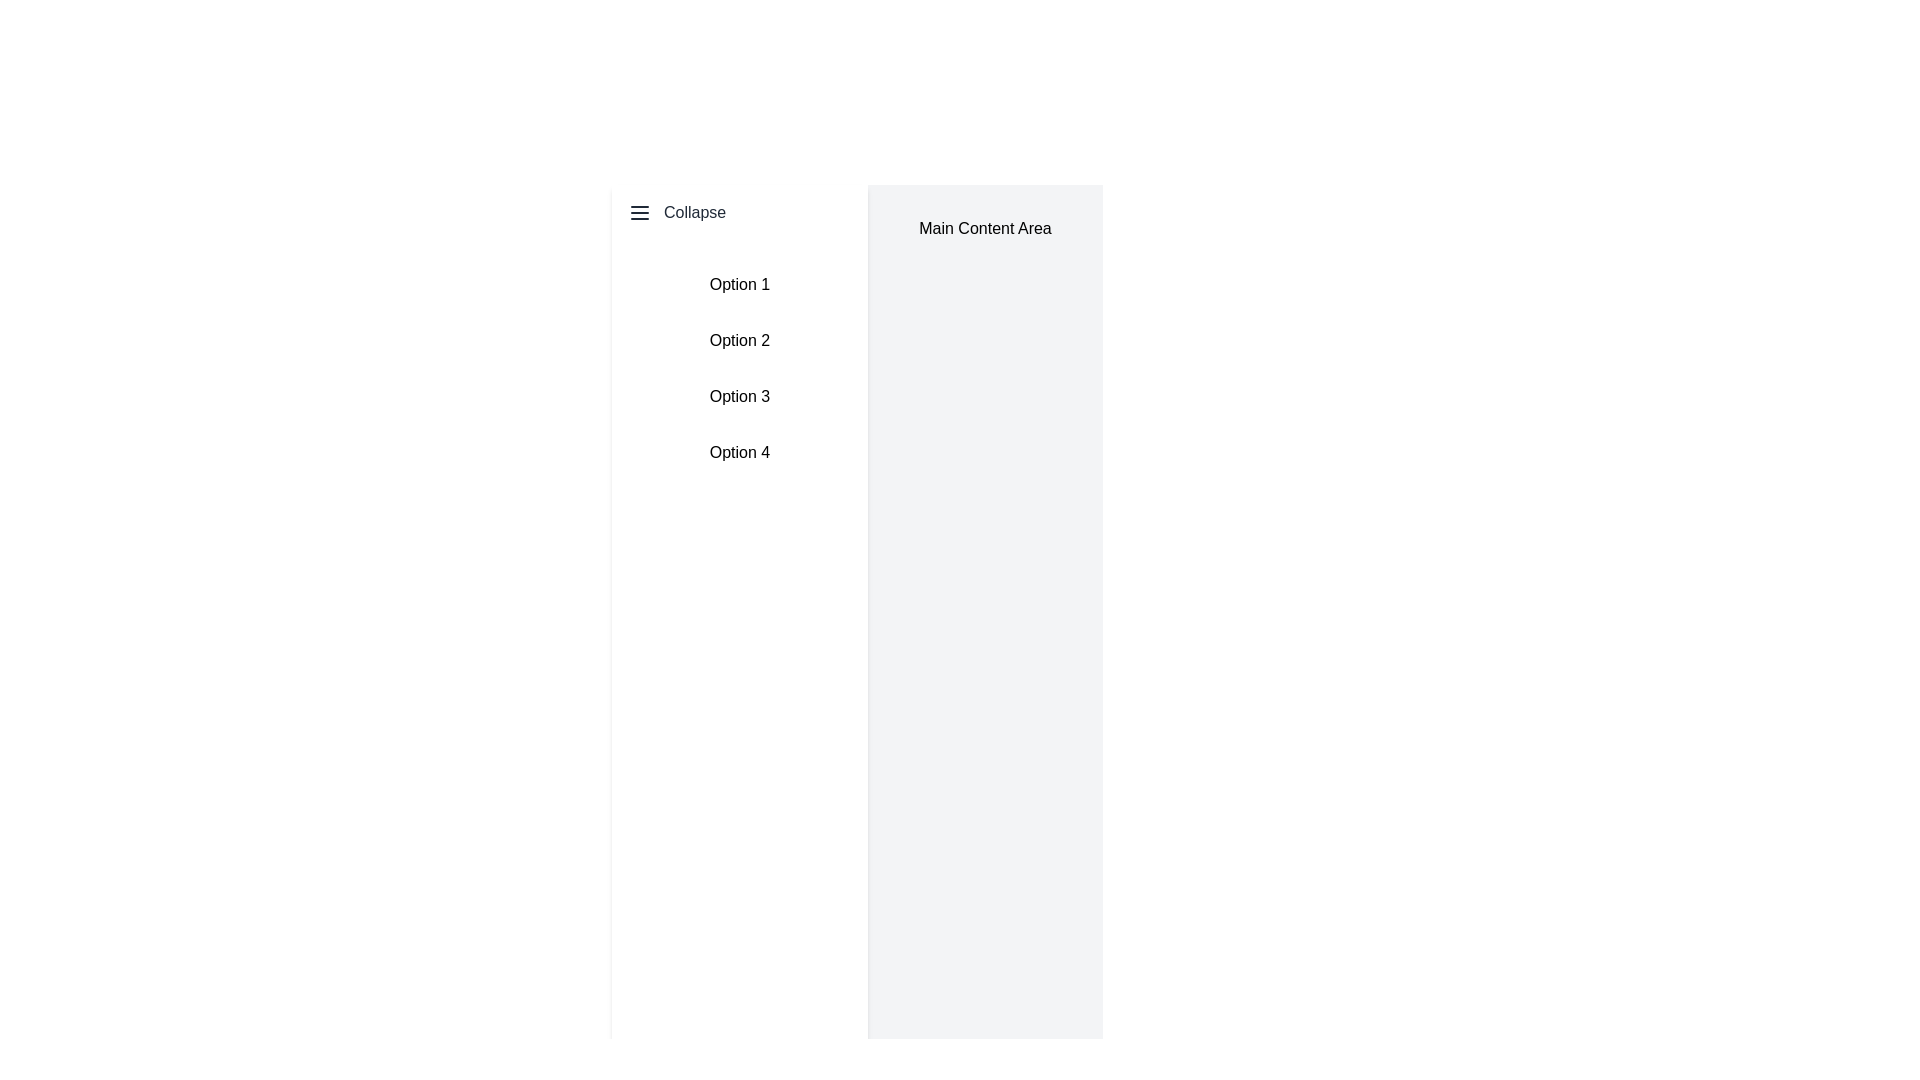 This screenshot has width=1920, height=1080. Describe the element at coordinates (738, 452) in the screenshot. I see `the 'Option 4' button located at the bottom of the sidebar menu, which is styled to highlight on hover` at that location.